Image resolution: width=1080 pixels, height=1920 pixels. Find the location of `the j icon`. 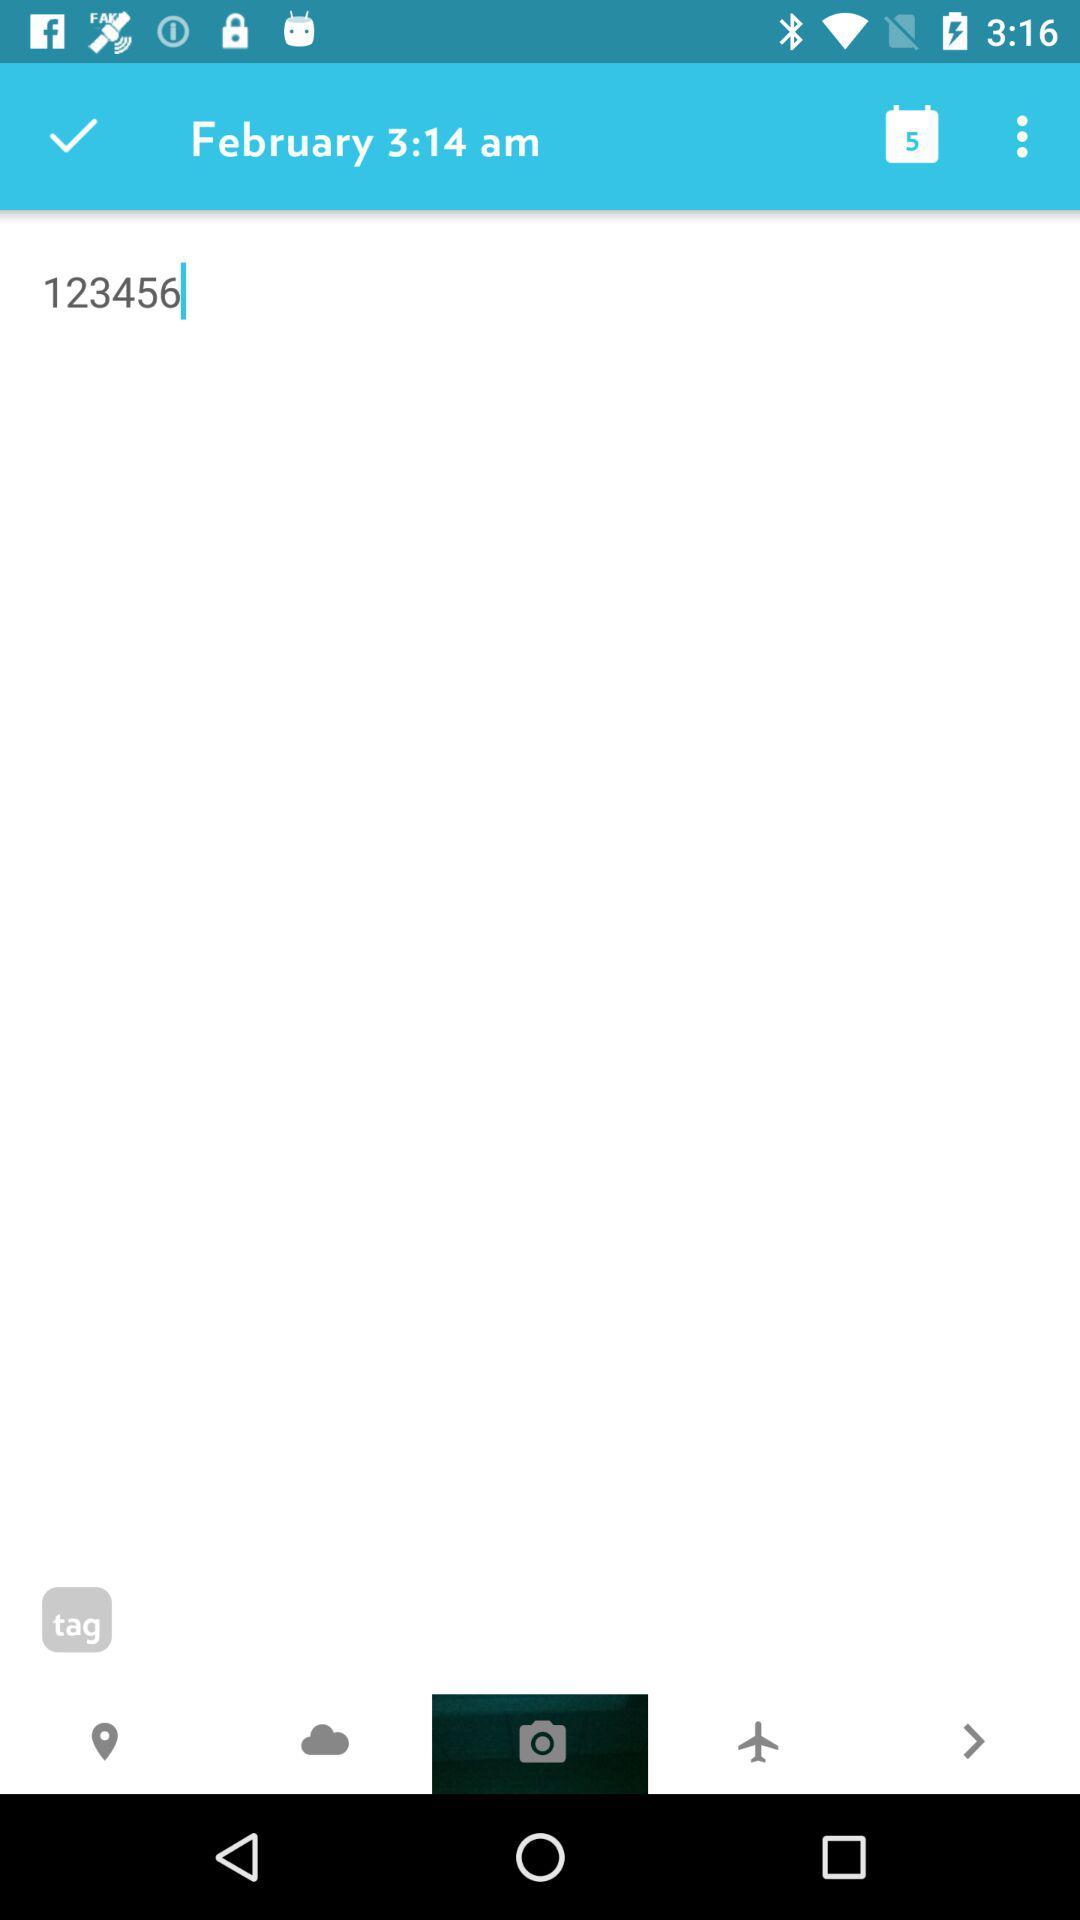

the j icon is located at coordinates (323, 1743).